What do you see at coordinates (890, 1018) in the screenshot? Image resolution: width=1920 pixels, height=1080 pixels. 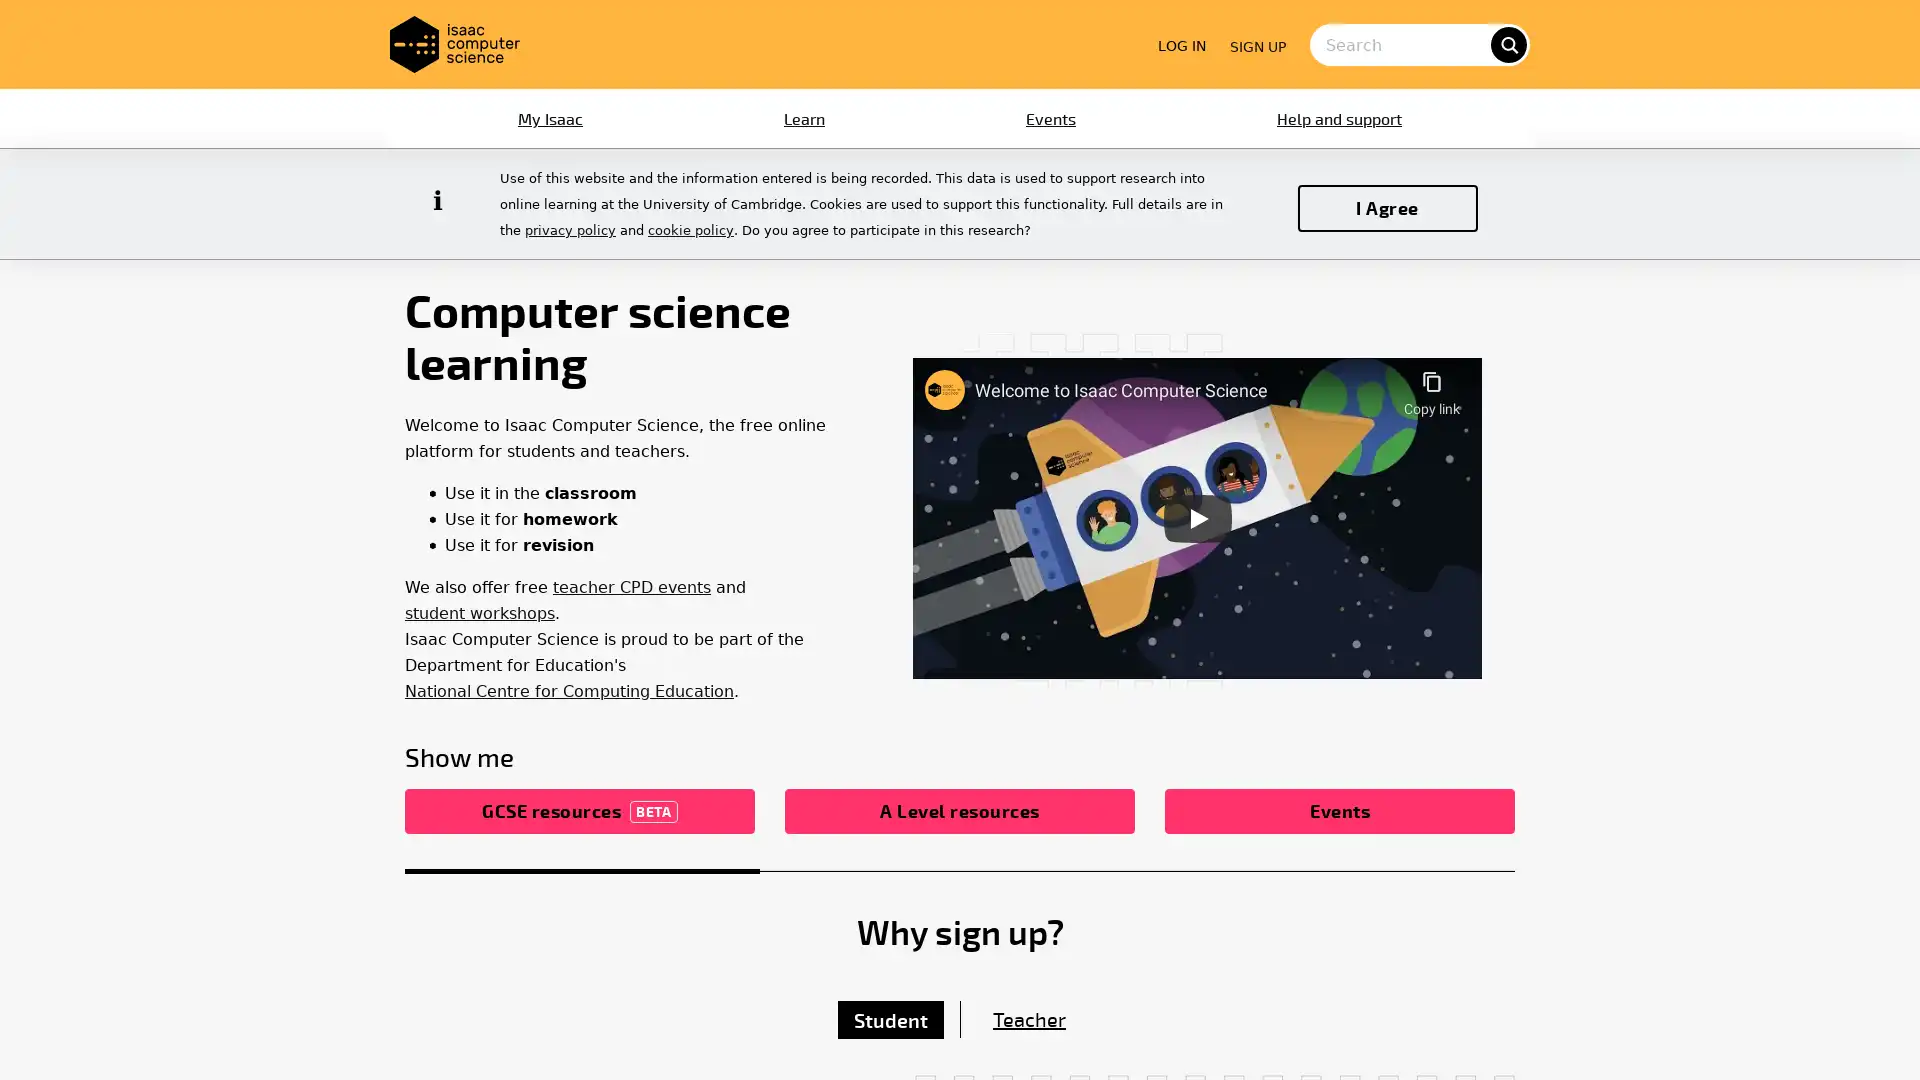 I see `Student` at bounding box center [890, 1018].